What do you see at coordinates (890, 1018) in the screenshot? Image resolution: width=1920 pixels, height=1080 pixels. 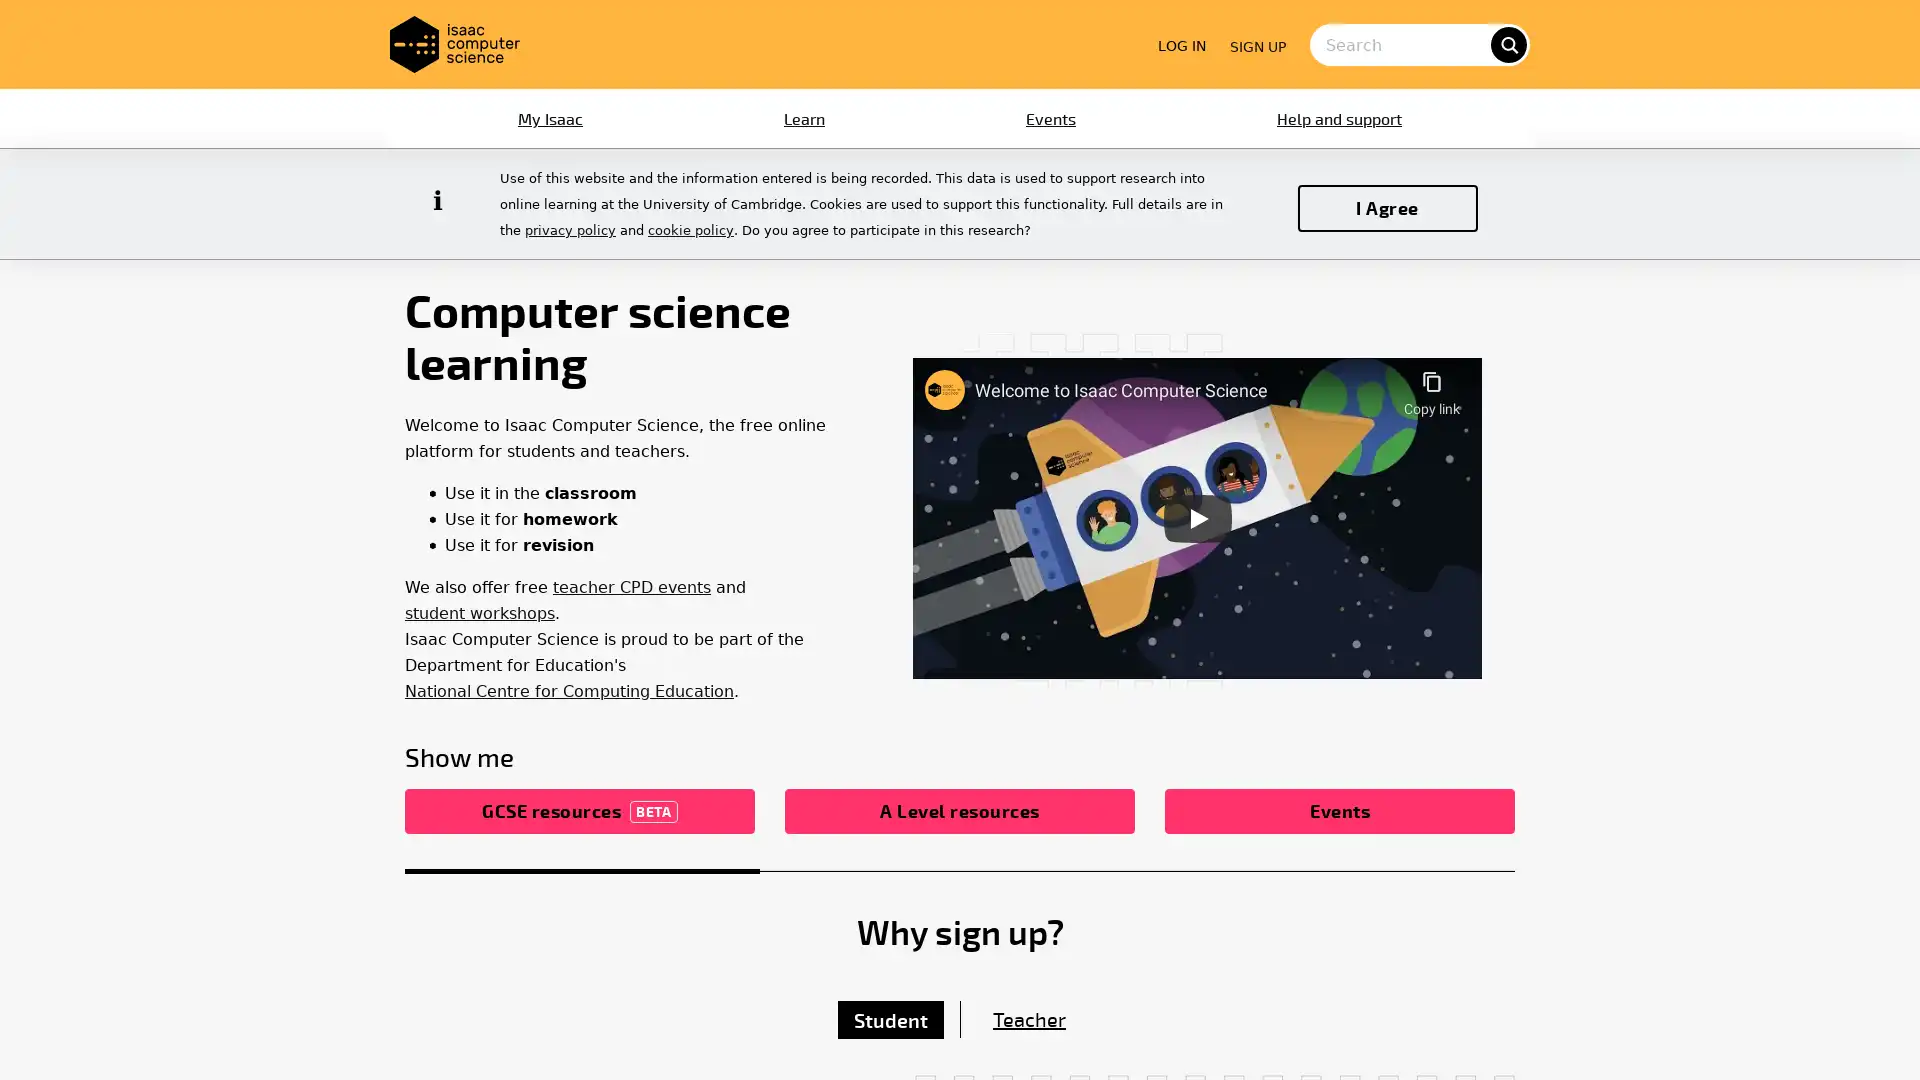 I see `Student` at bounding box center [890, 1018].